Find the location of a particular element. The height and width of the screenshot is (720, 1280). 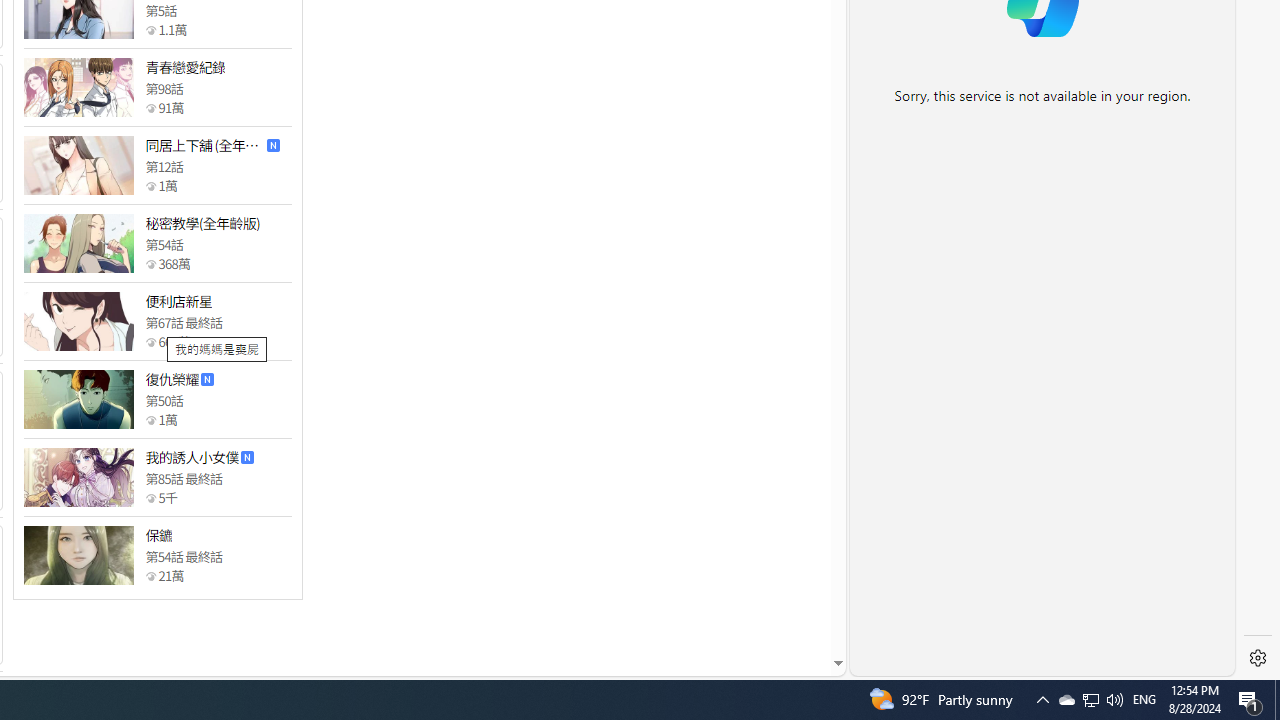

'Settings' is located at coordinates (1257, 658).